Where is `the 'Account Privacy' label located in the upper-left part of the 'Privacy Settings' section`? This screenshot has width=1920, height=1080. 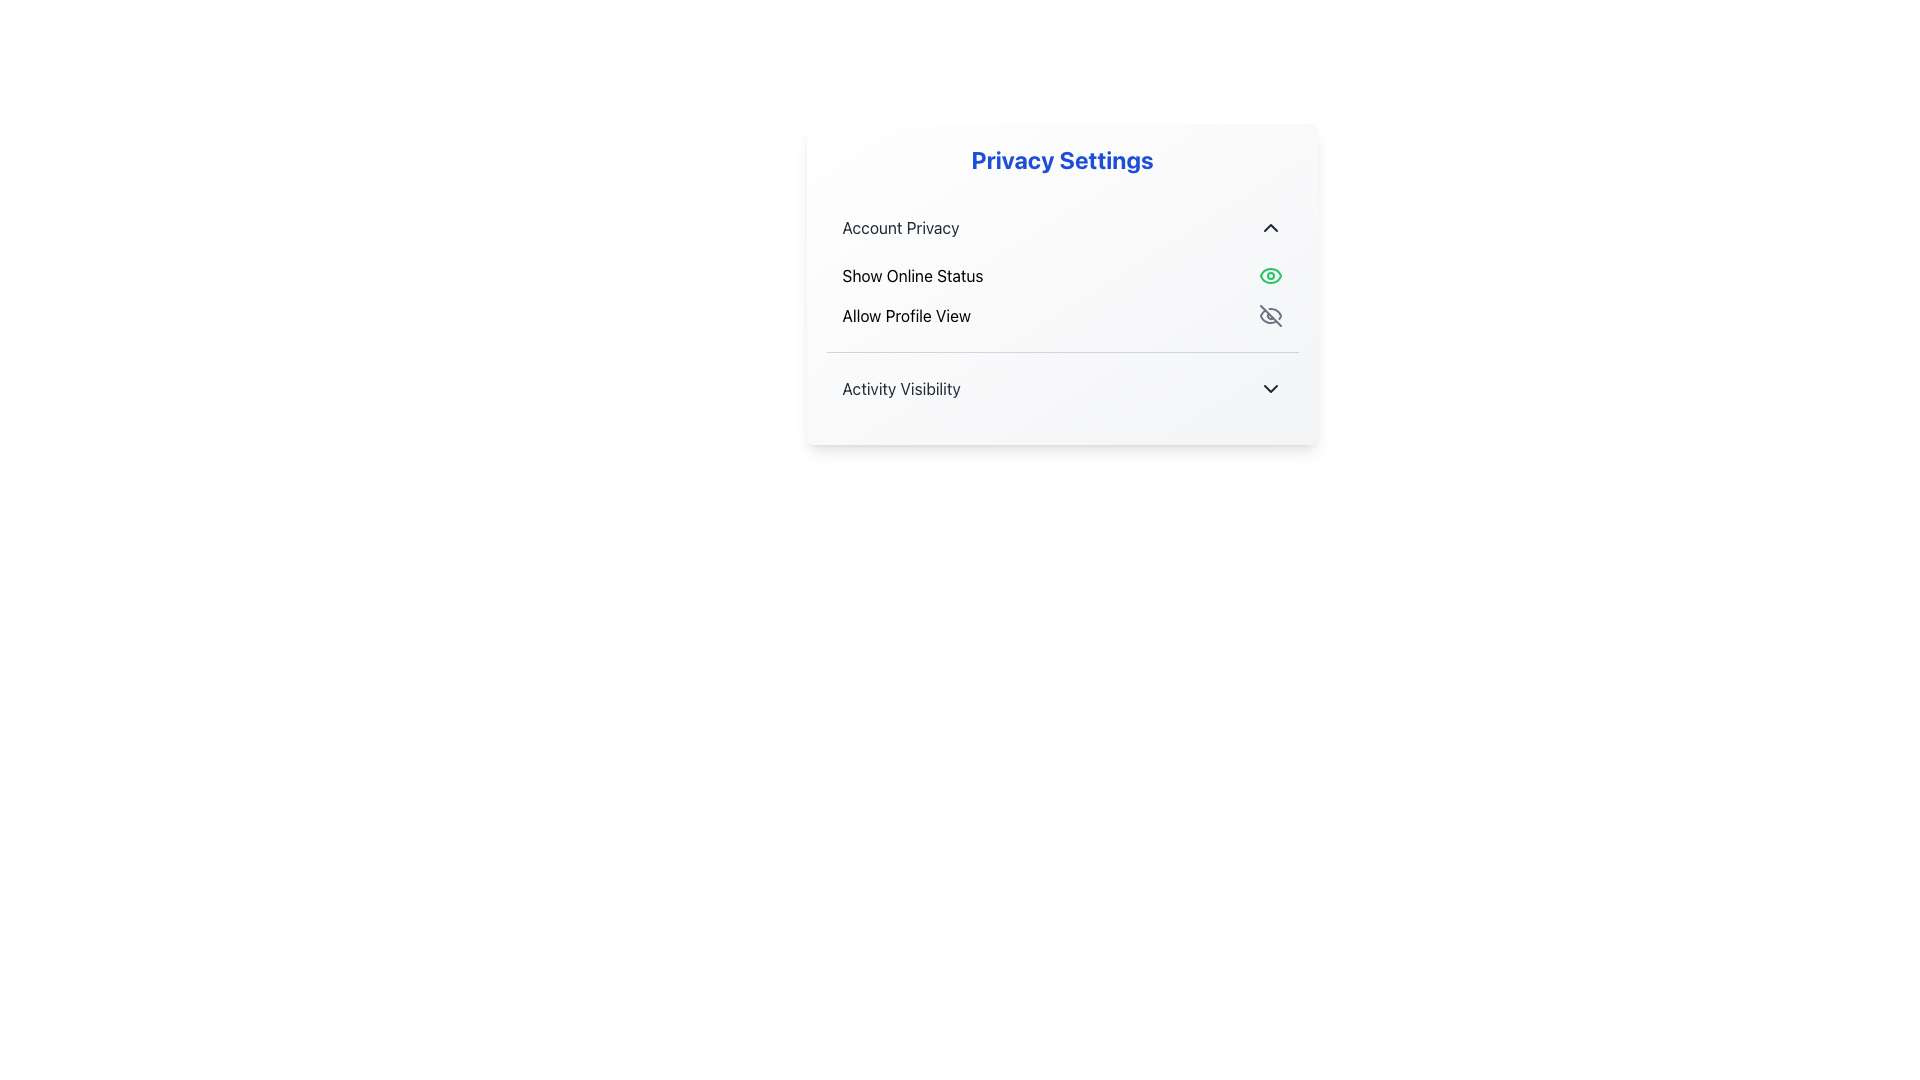 the 'Account Privacy' label located in the upper-left part of the 'Privacy Settings' section is located at coordinates (900, 226).